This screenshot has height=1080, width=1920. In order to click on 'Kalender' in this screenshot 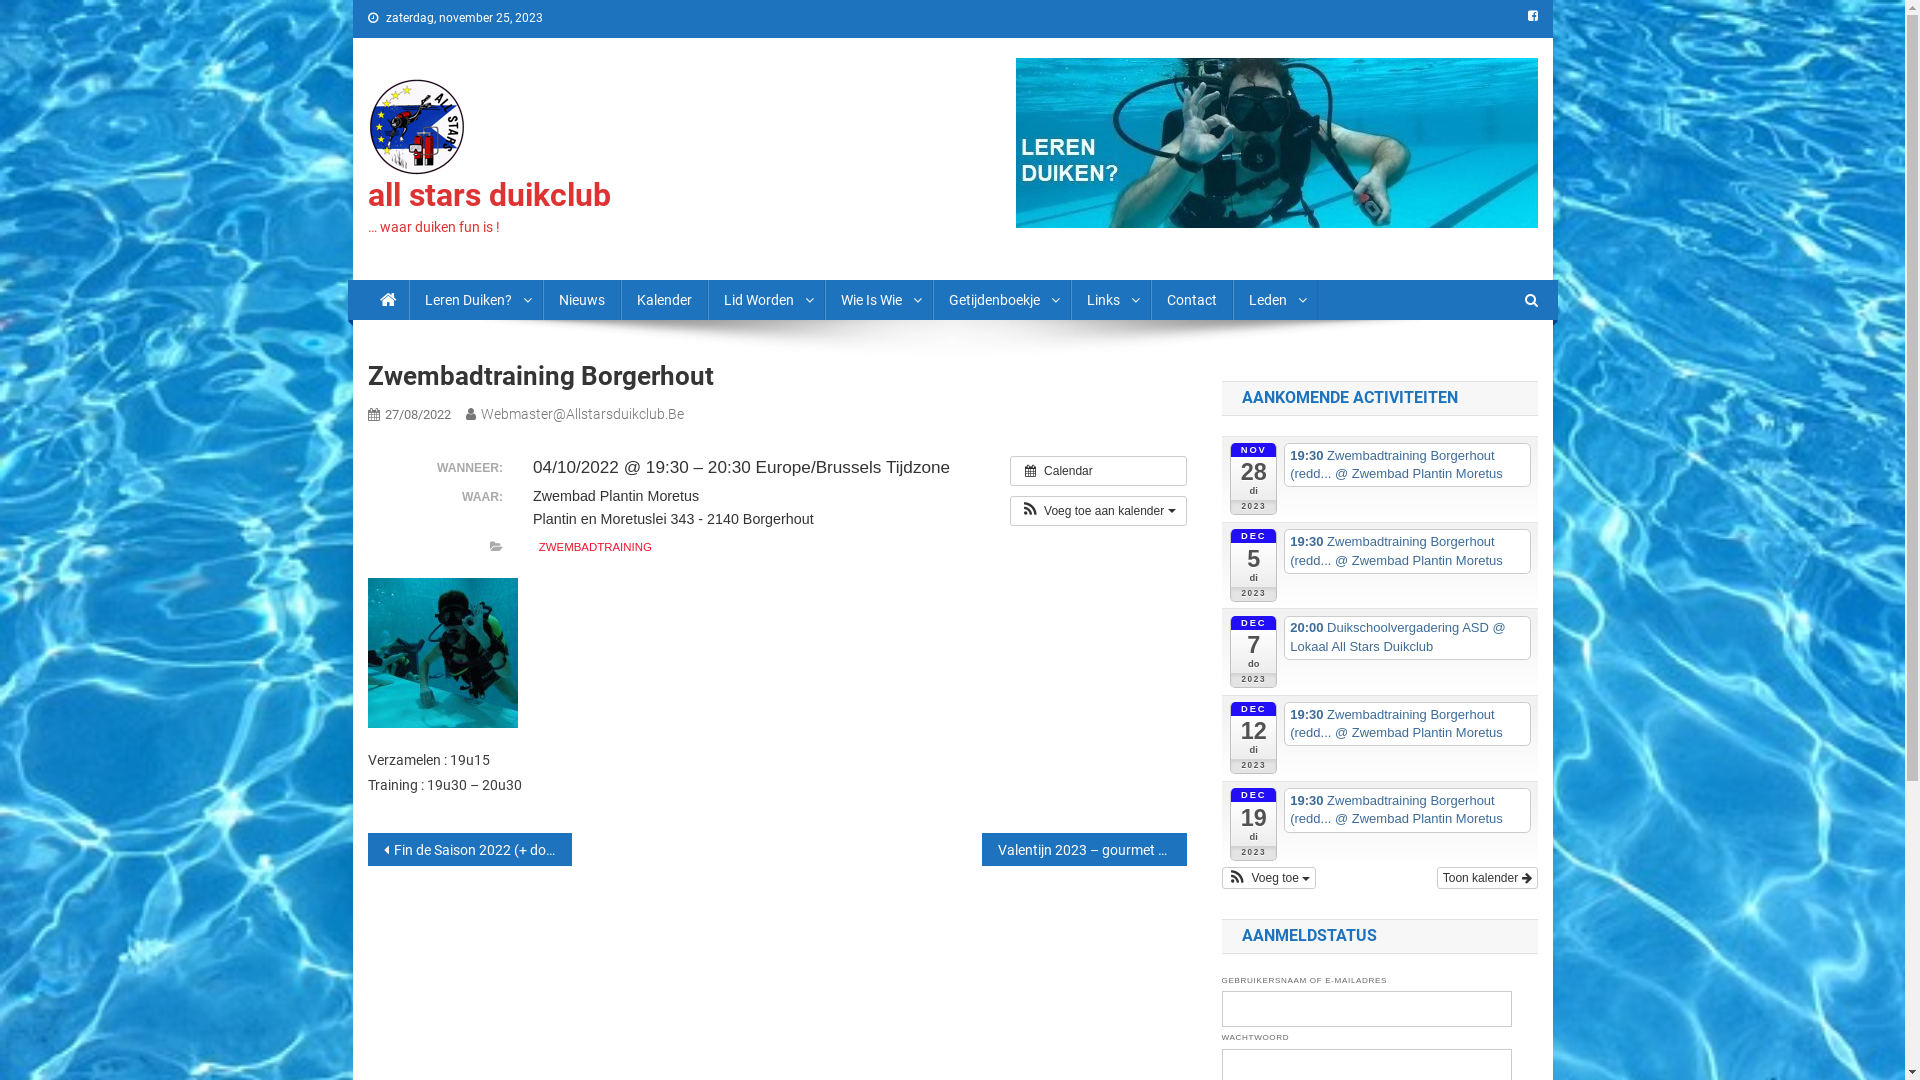, I will do `click(663, 300)`.